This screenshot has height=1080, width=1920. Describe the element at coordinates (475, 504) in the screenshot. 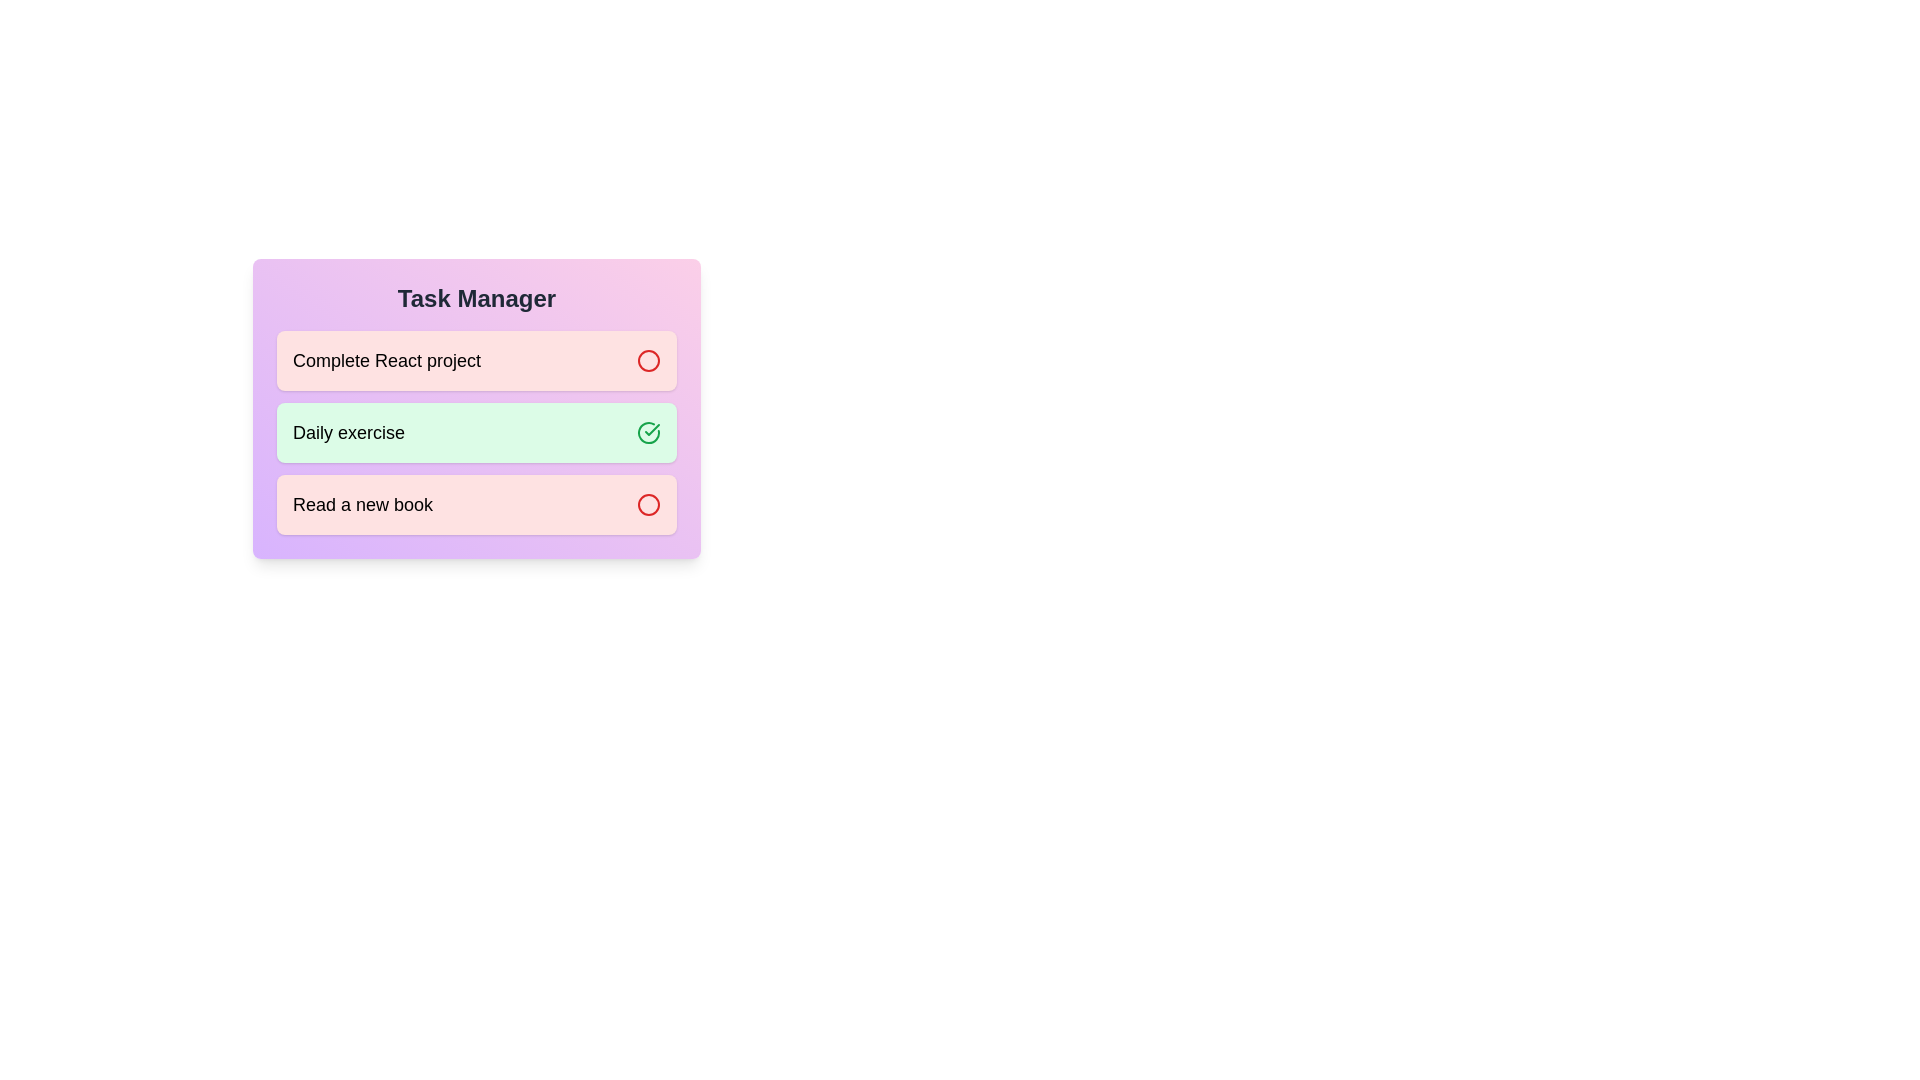

I see `the task Read a new book to observe its dynamic styling changes` at that location.